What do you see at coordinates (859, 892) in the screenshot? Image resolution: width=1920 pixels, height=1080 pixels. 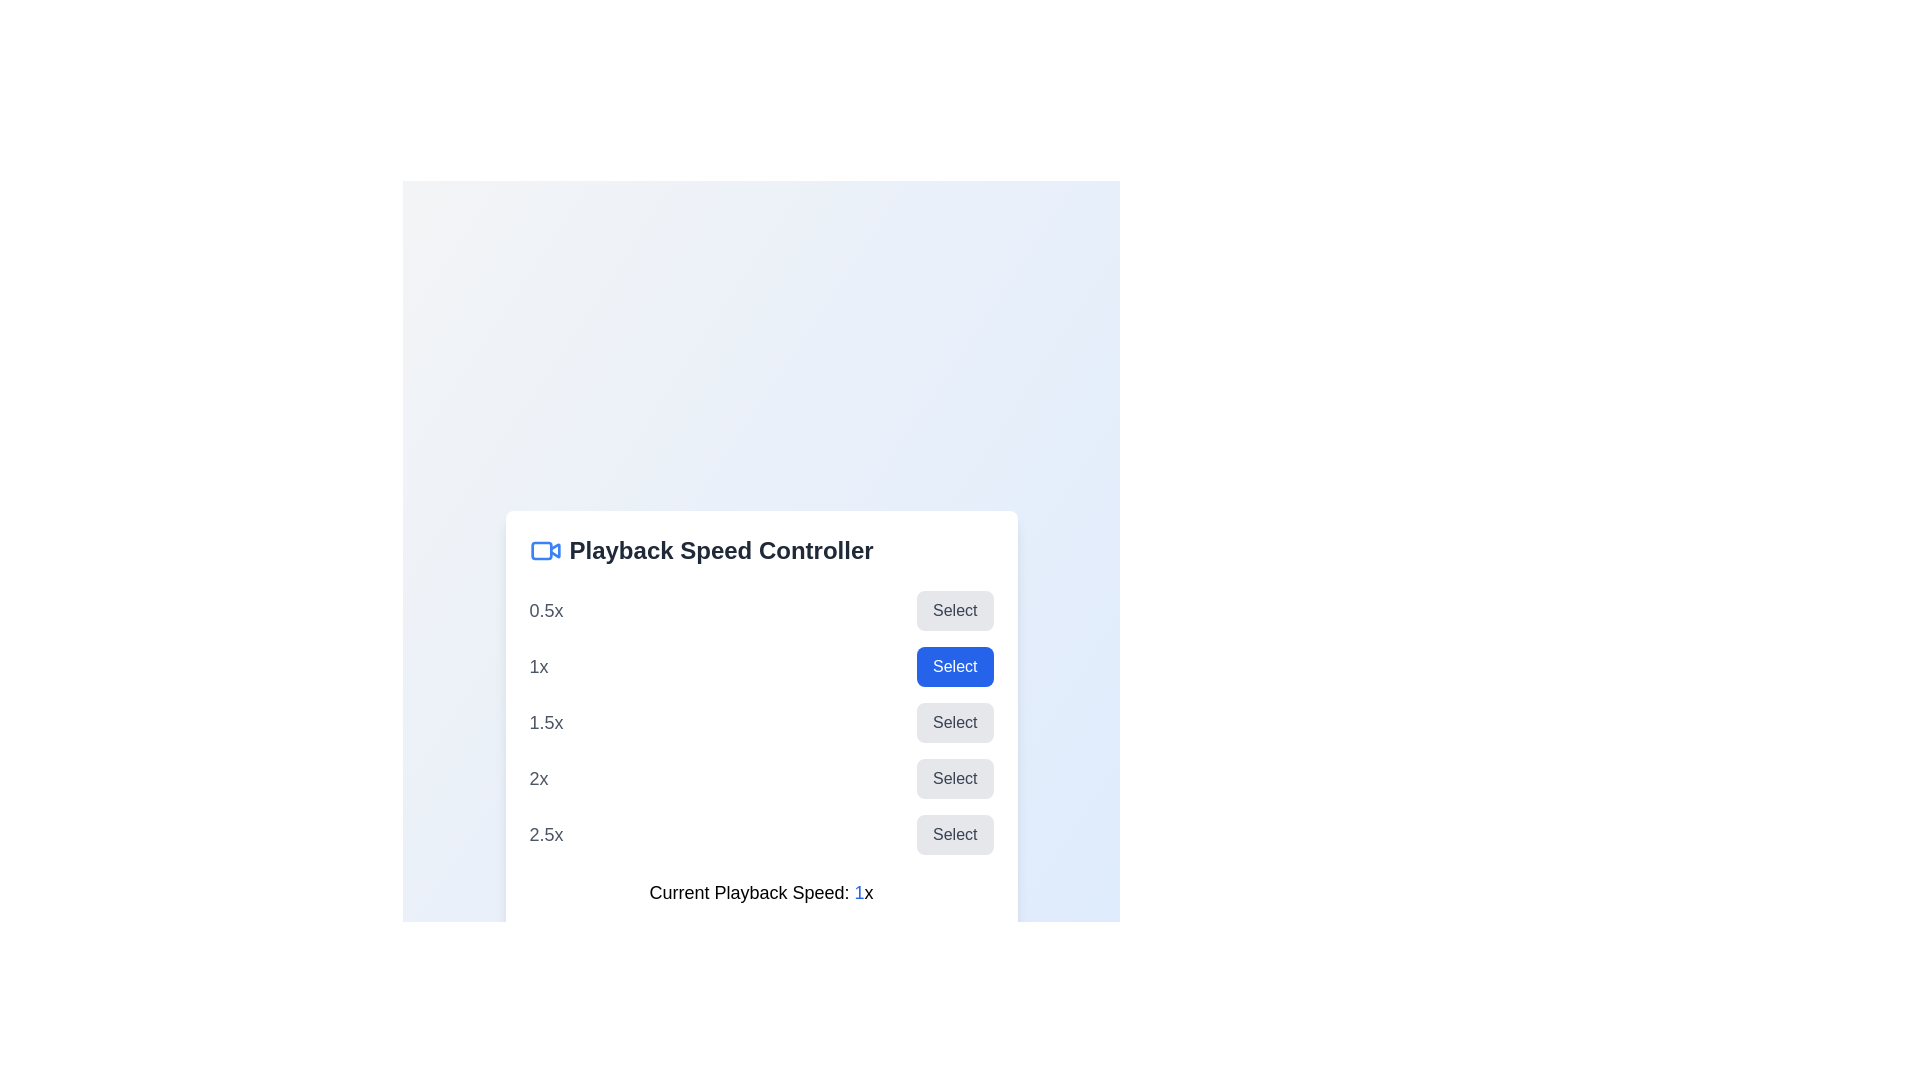 I see `blue-colored text displaying the numeral '1' within the phrase 'Current Playback Speed: 1x' located at the bottom of the playback speed controller interface` at bounding box center [859, 892].